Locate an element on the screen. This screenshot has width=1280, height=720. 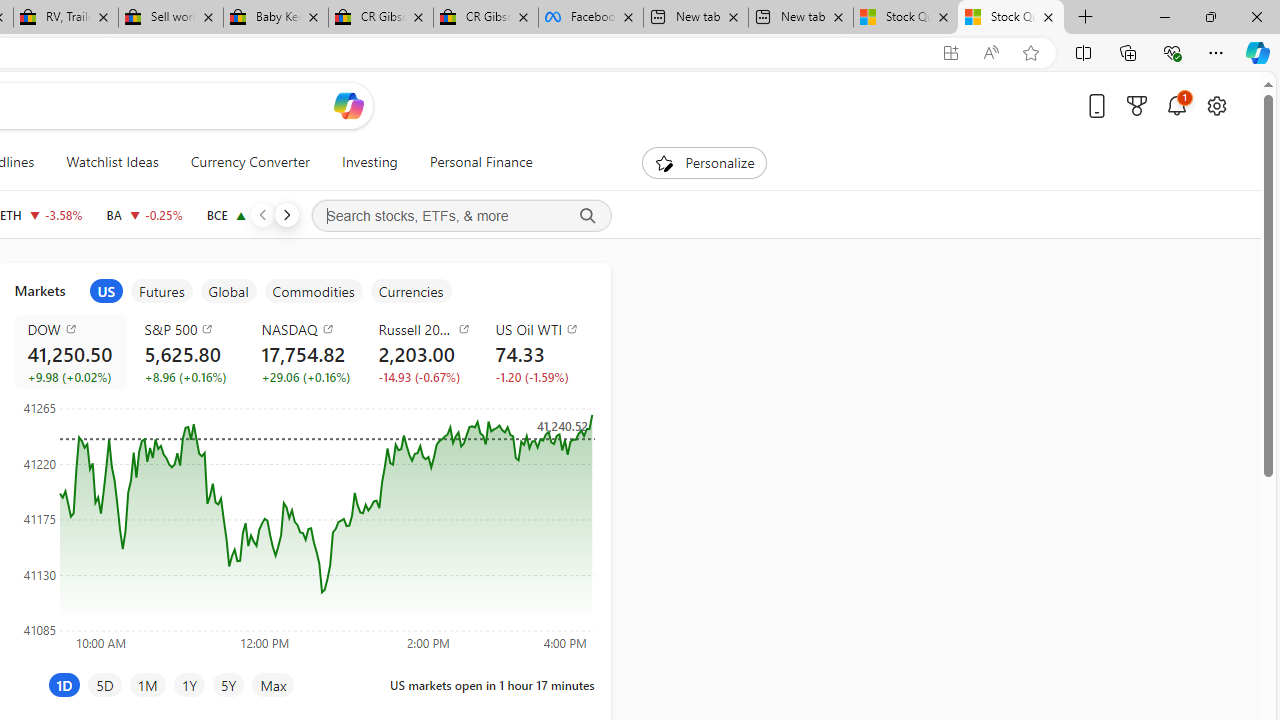
'To get missing image descriptions, open the context menu.' is located at coordinates (664, 161).